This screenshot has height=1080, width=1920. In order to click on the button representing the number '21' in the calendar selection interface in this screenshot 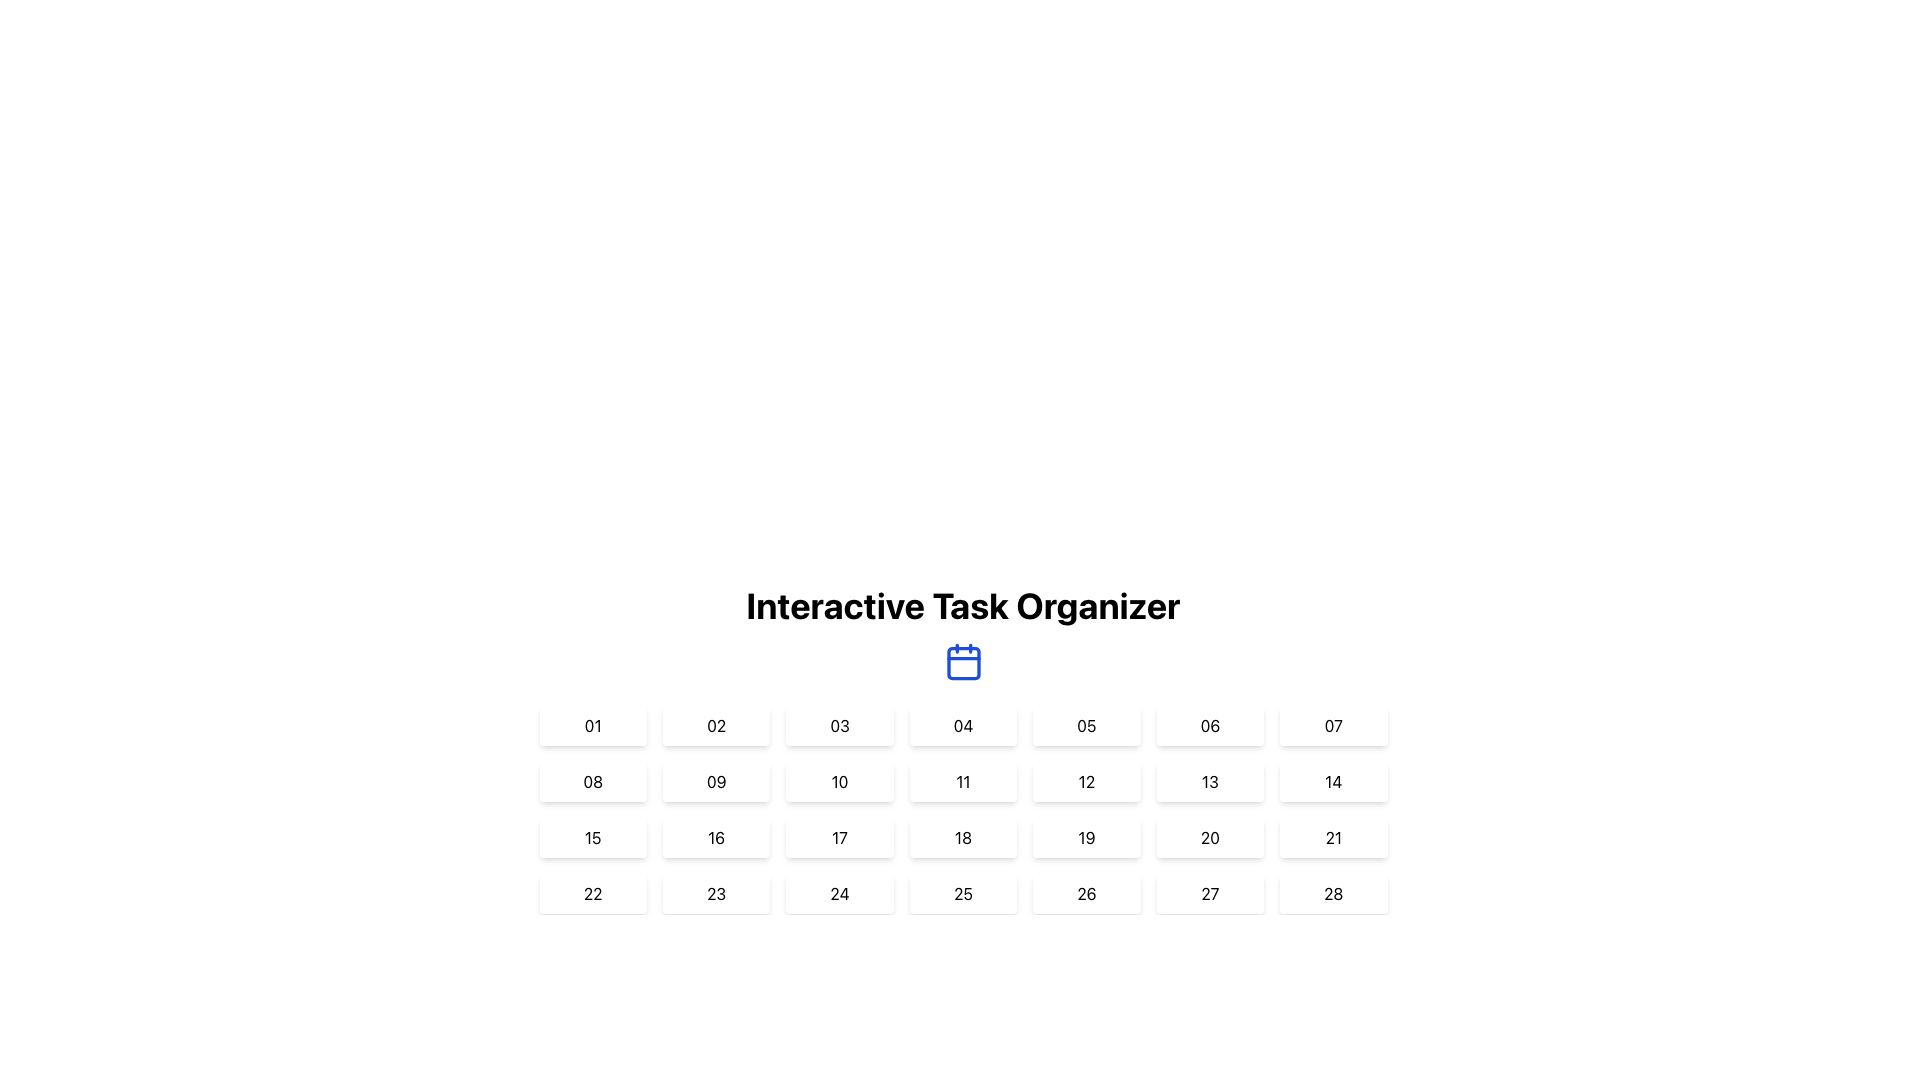, I will do `click(1333, 837)`.